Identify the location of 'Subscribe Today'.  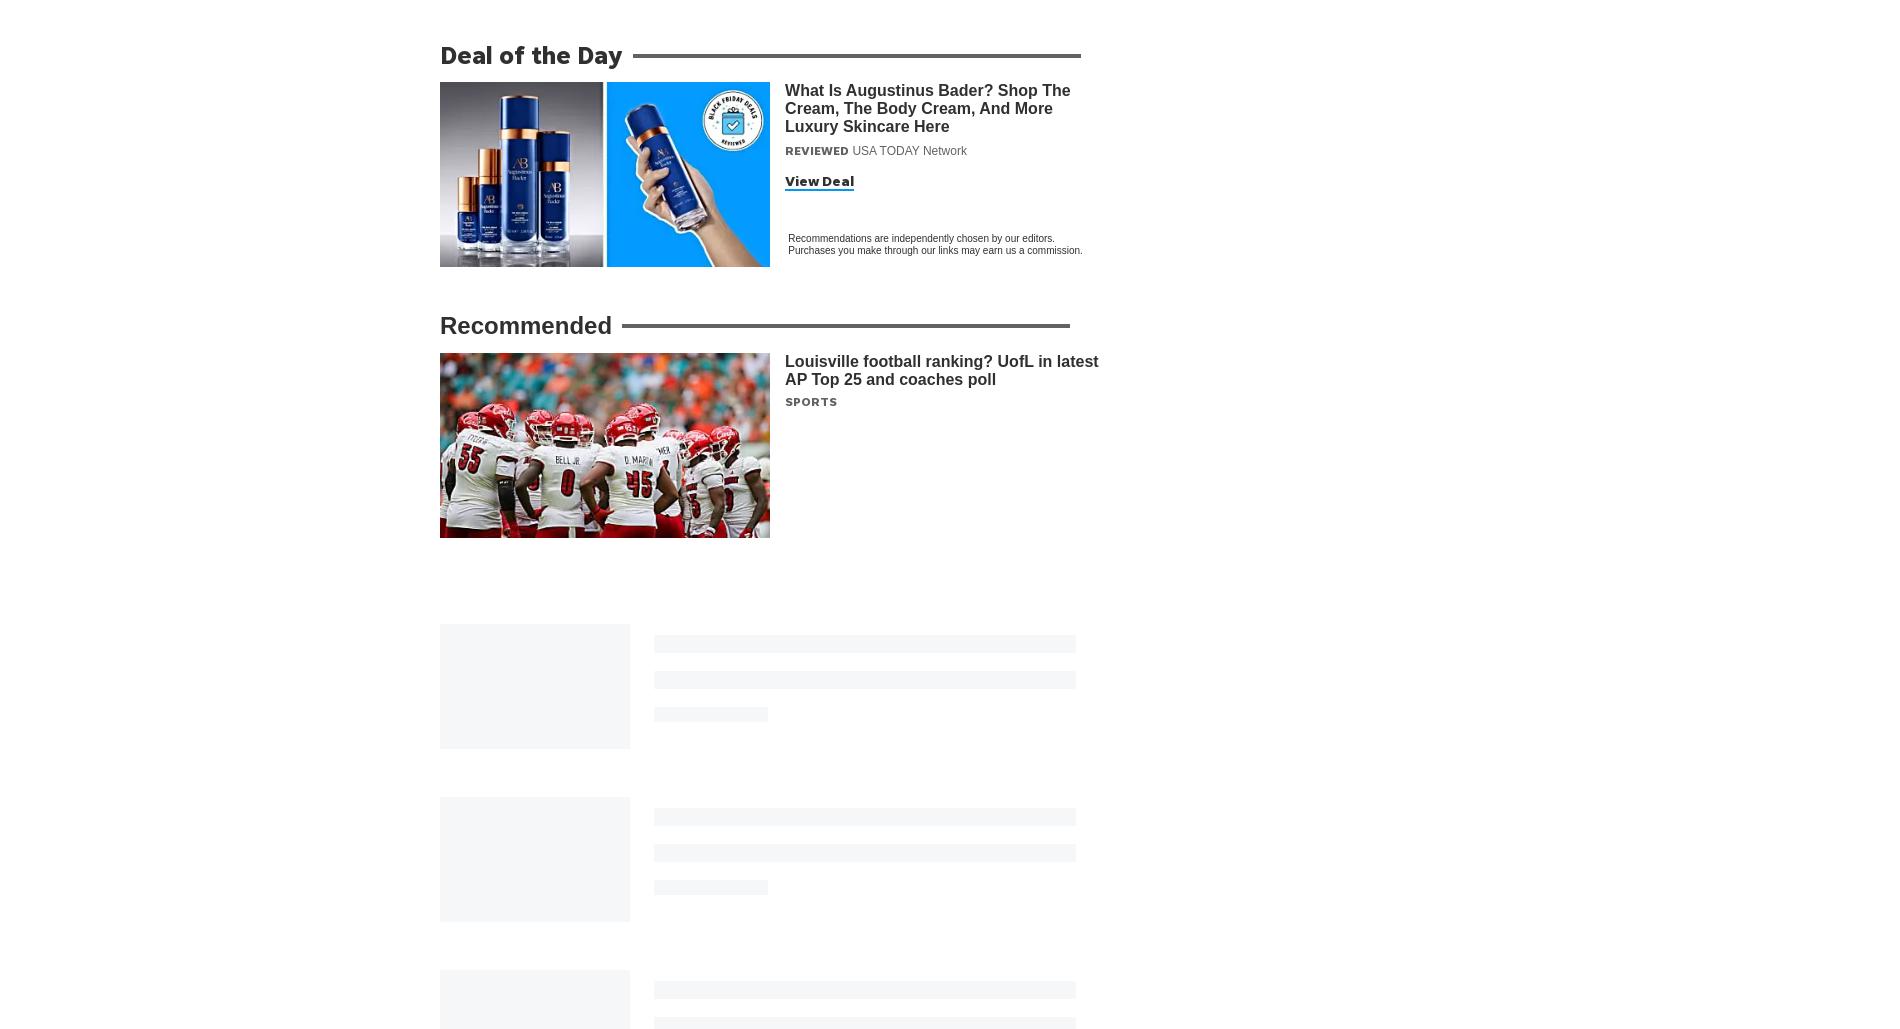
(965, 916).